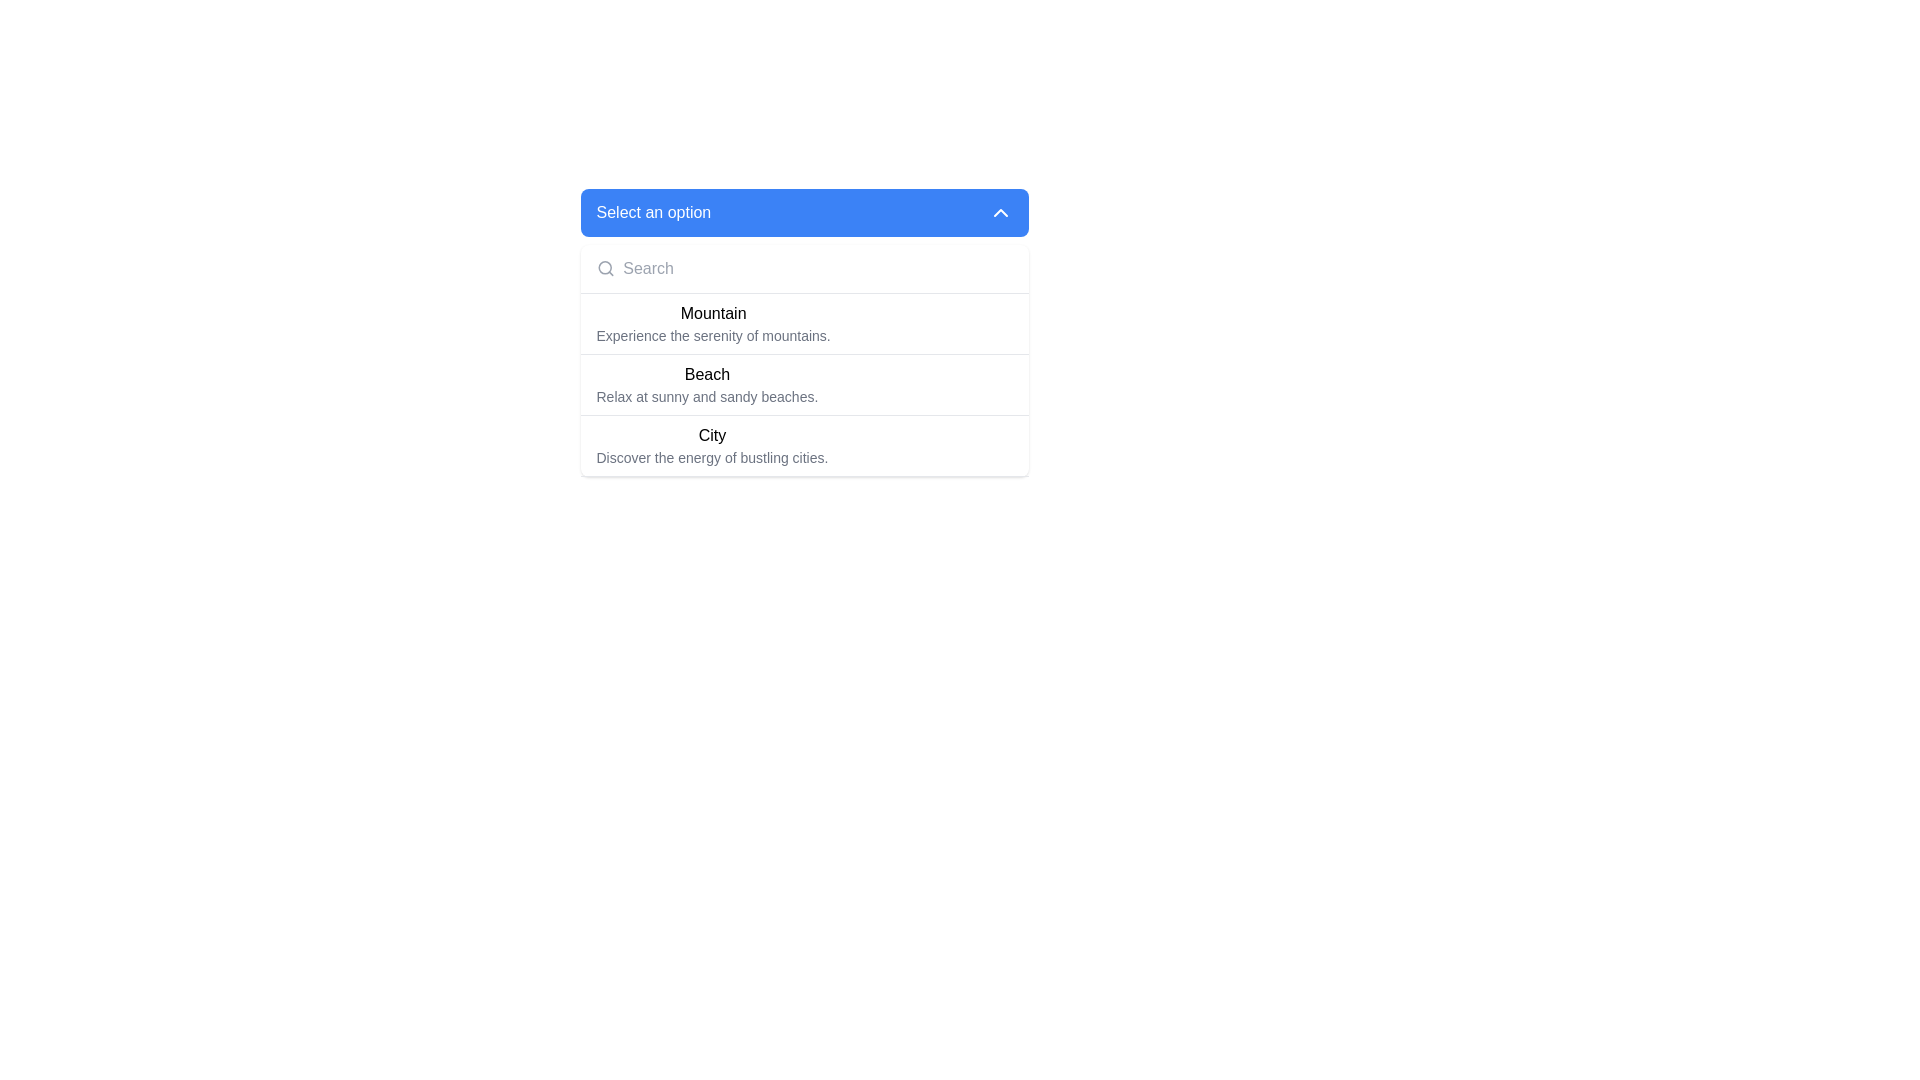 Image resolution: width=1920 pixels, height=1080 pixels. What do you see at coordinates (713, 323) in the screenshot?
I see `the 'Mountain' option in the dropdown menu` at bounding box center [713, 323].